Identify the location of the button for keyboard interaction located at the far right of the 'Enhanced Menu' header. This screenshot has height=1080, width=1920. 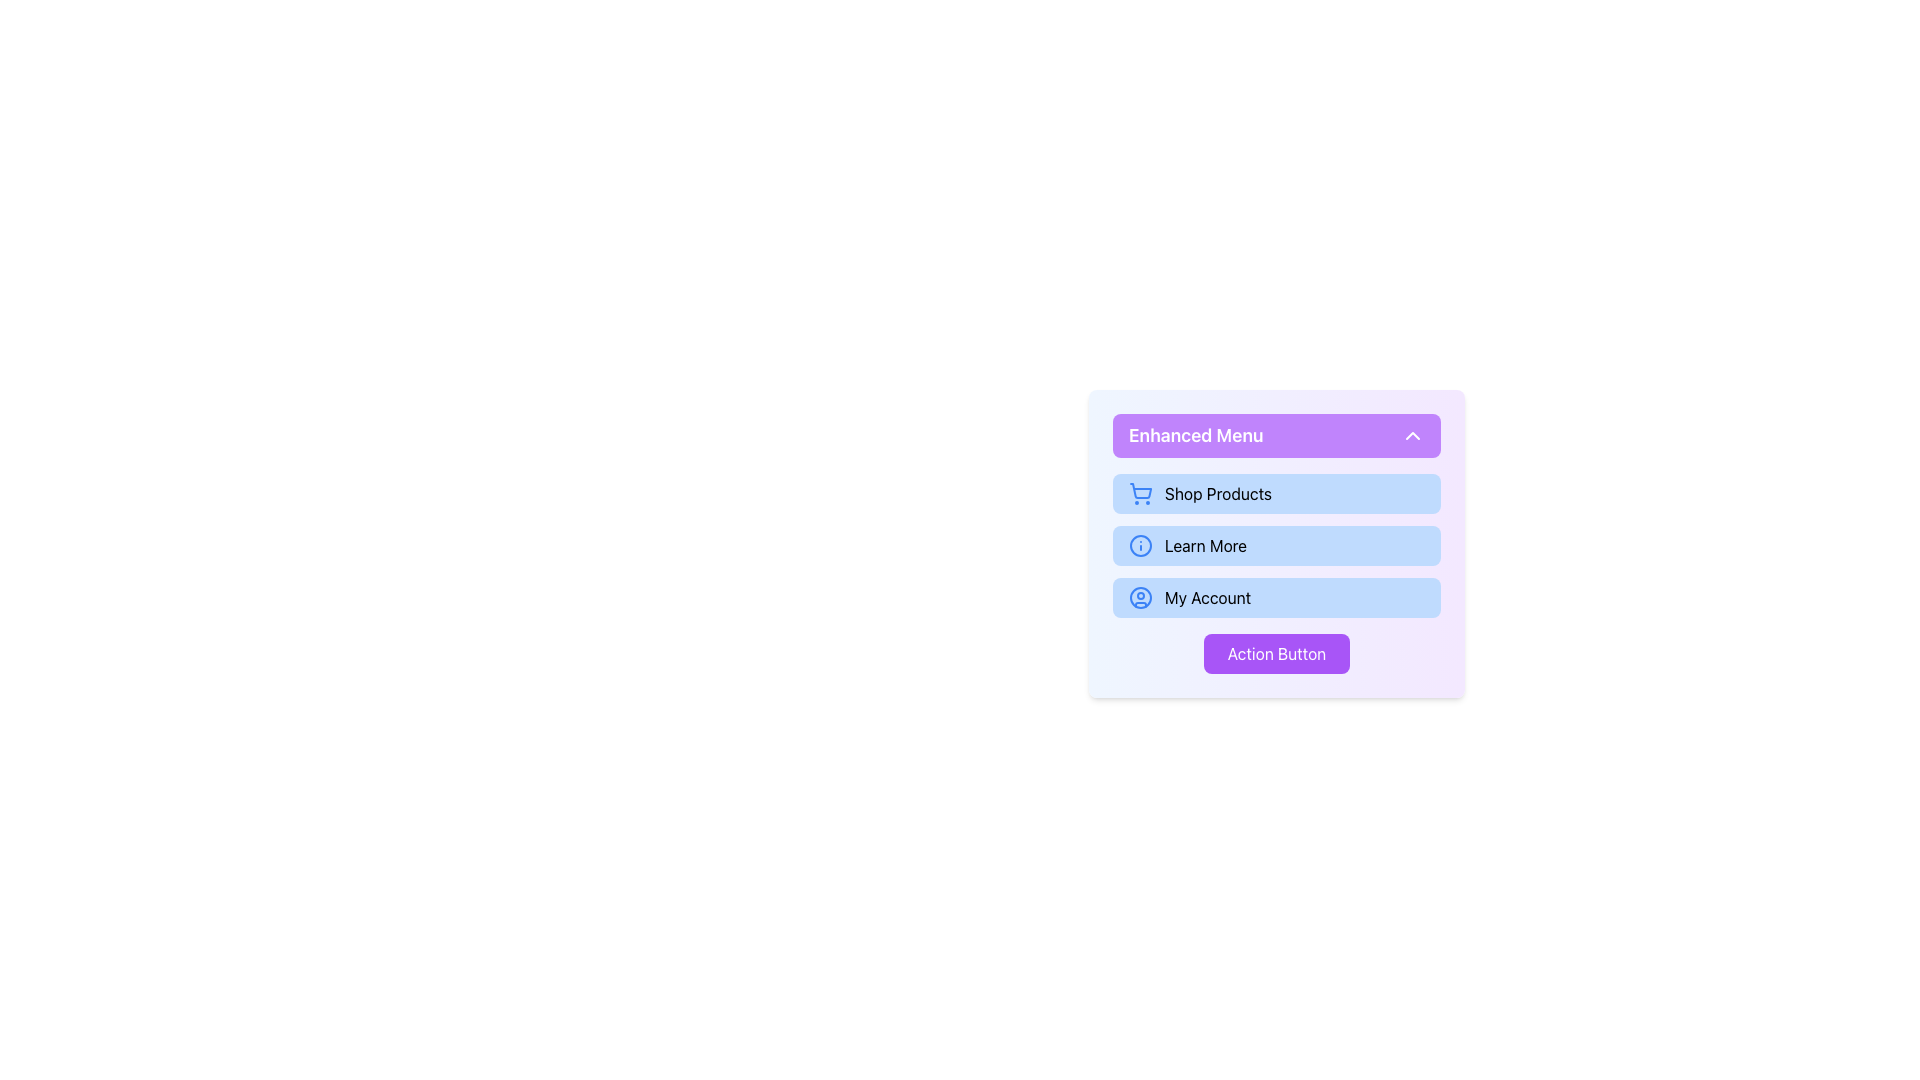
(1411, 434).